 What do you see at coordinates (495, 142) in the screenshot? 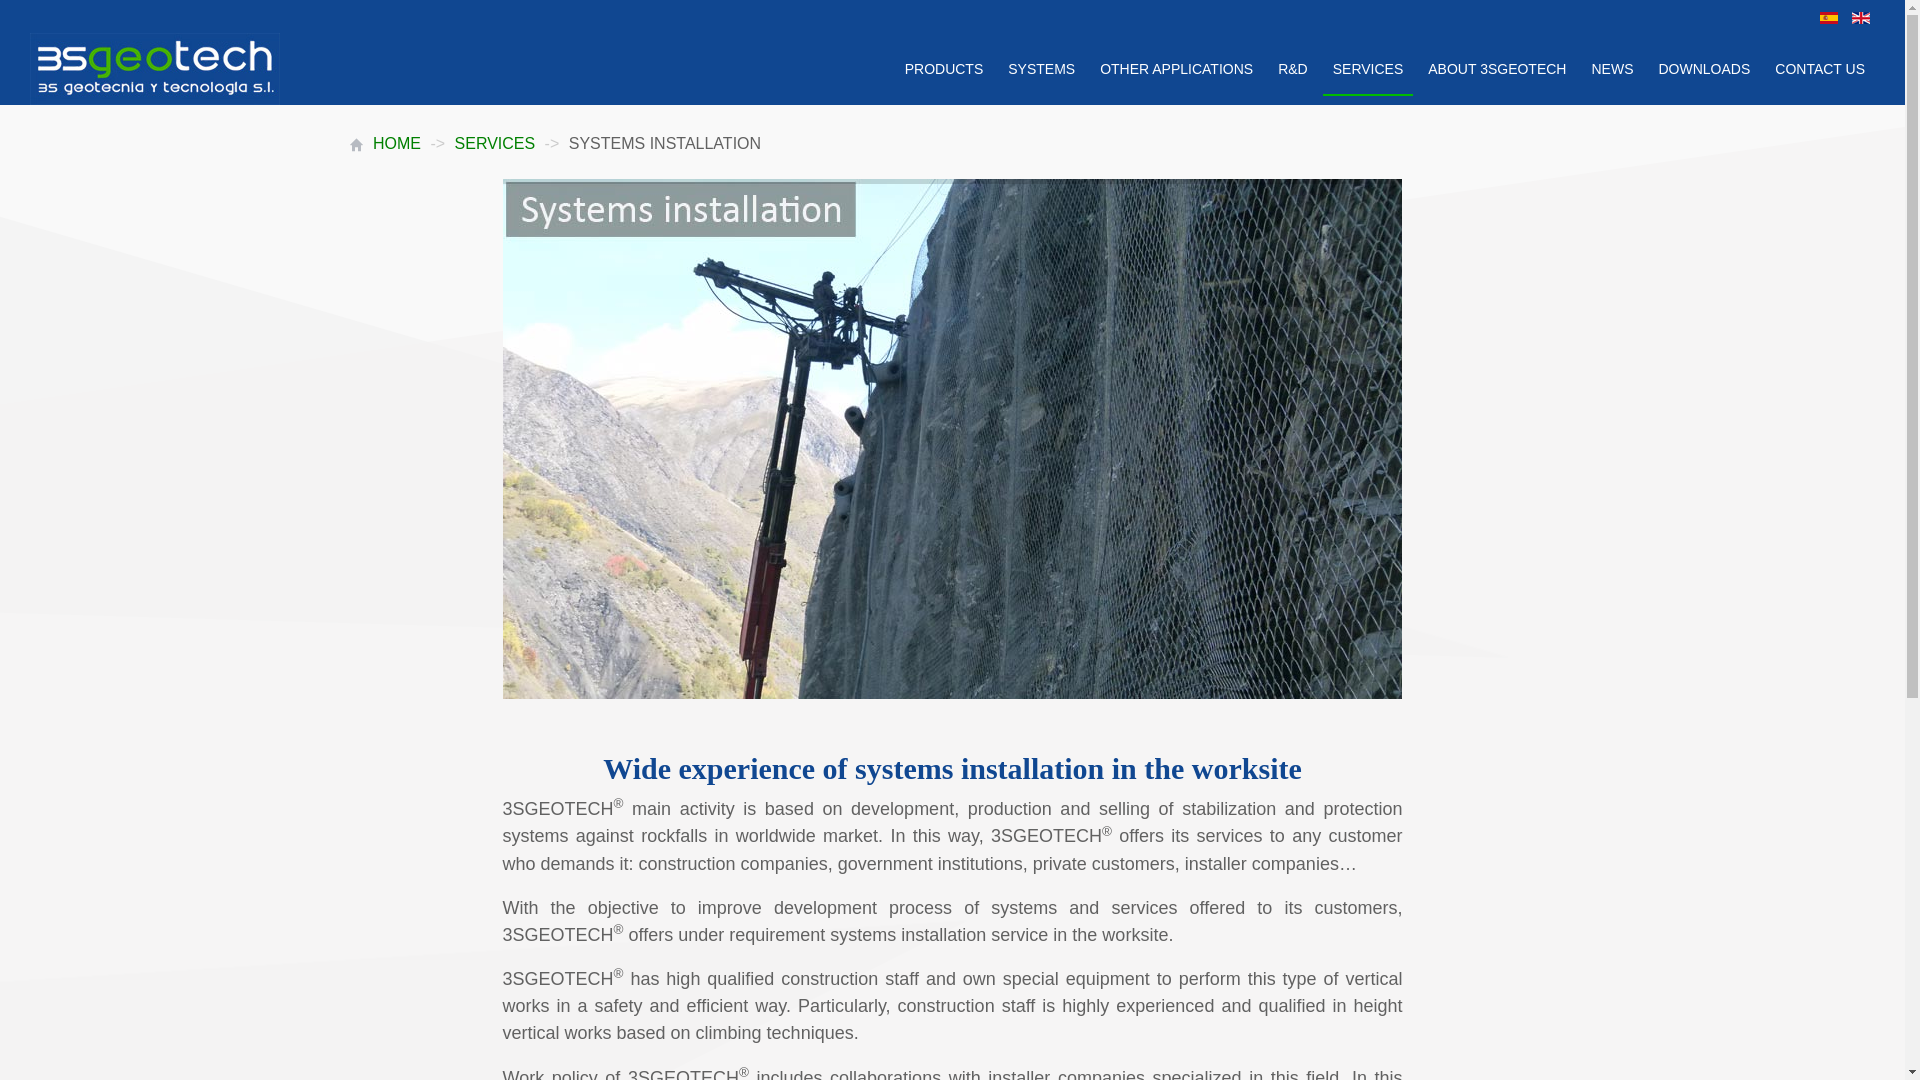
I see `'SERVICES'` at bounding box center [495, 142].